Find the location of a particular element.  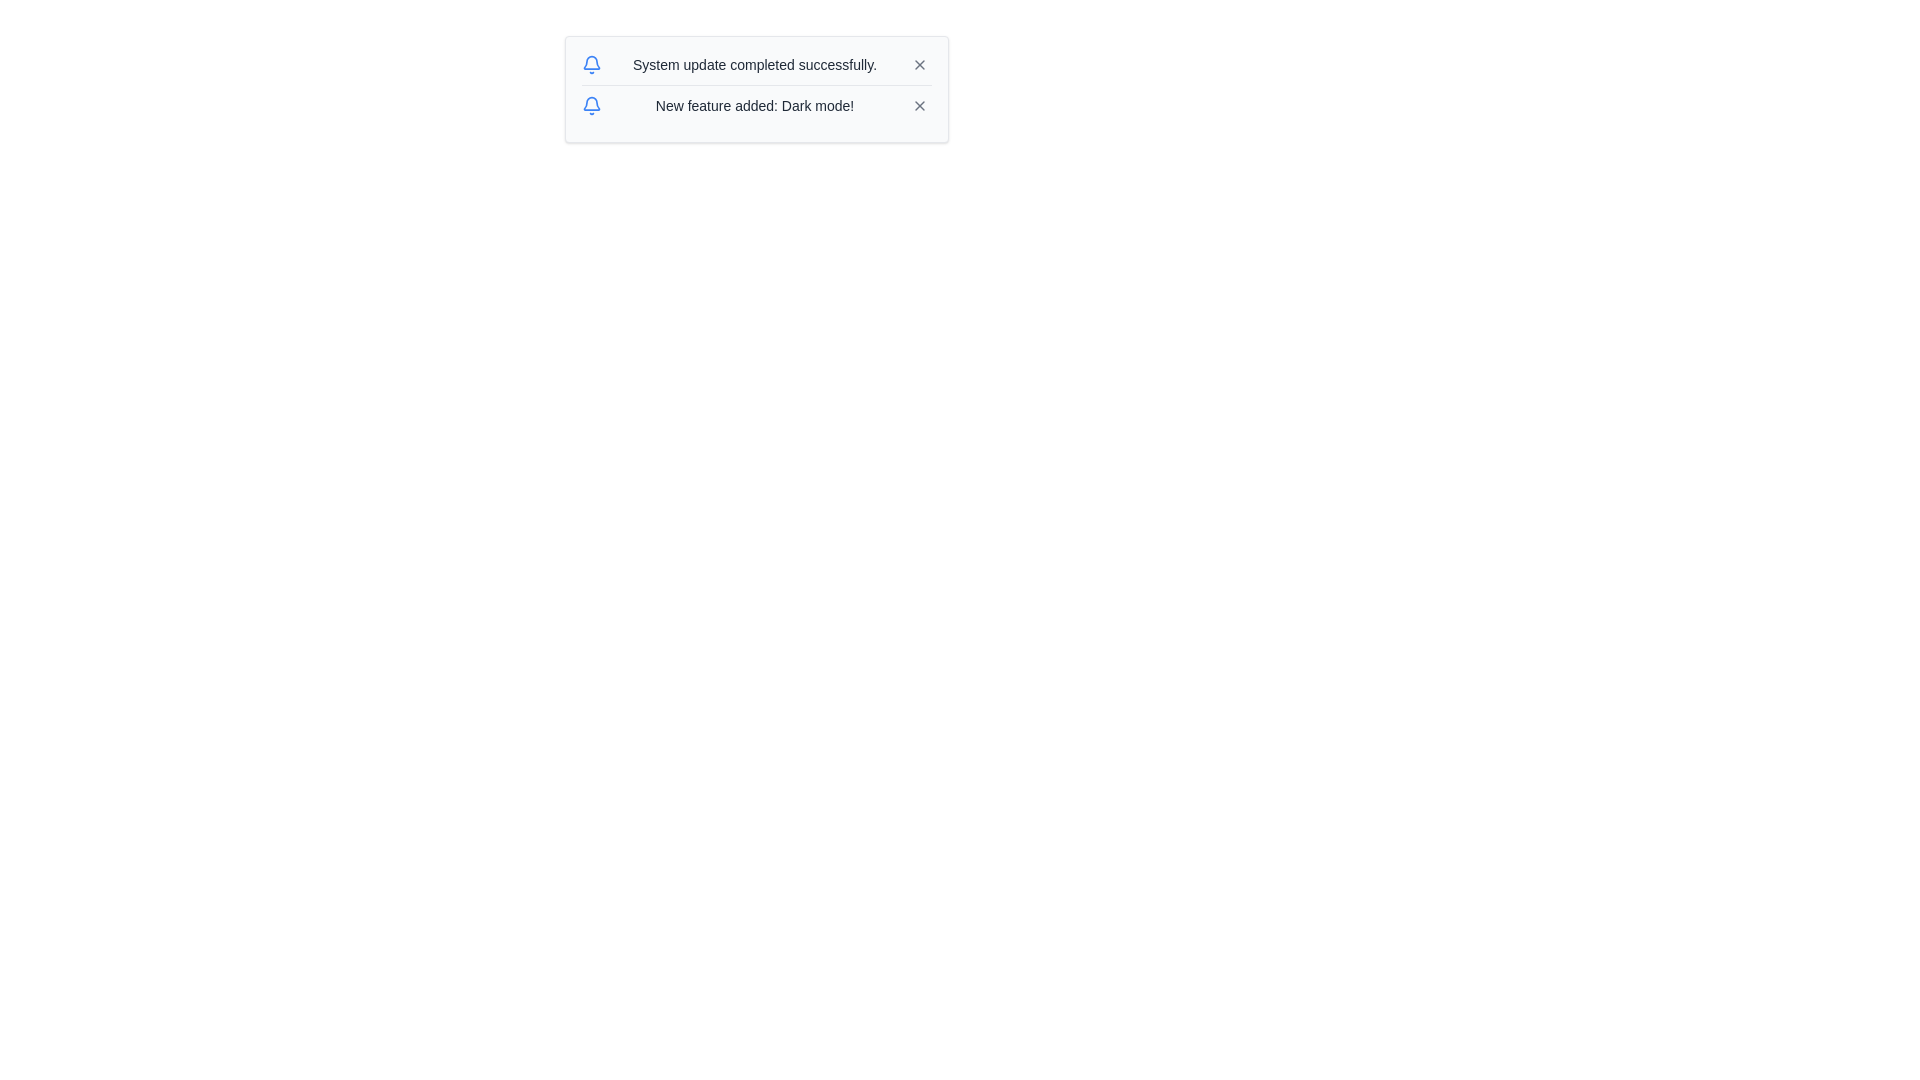

the bell icon located on the left side of the text 'New feature added: Dark mode!' in the second notification entry to acknowledge the notification is located at coordinates (590, 105).